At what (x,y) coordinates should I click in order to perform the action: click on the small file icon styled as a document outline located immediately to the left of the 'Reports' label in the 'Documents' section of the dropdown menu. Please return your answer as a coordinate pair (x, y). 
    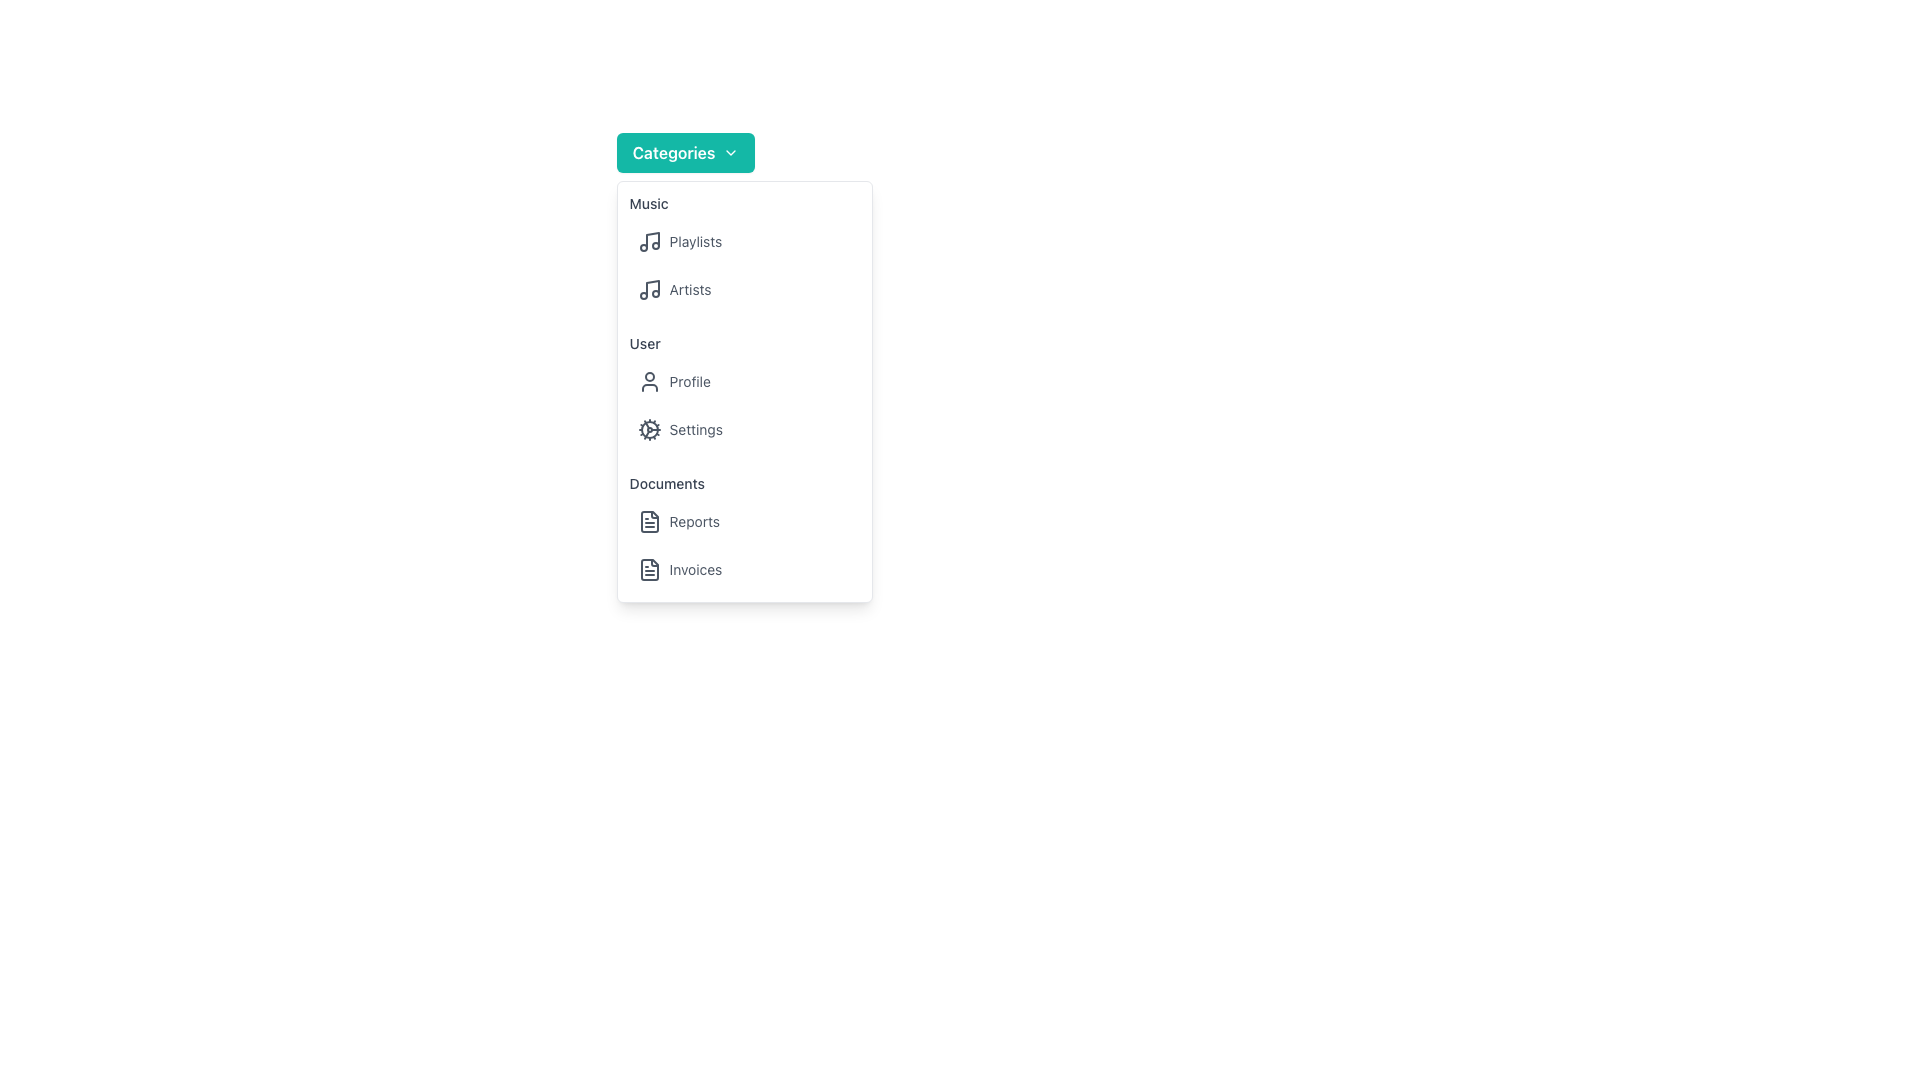
    Looking at the image, I should click on (649, 520).